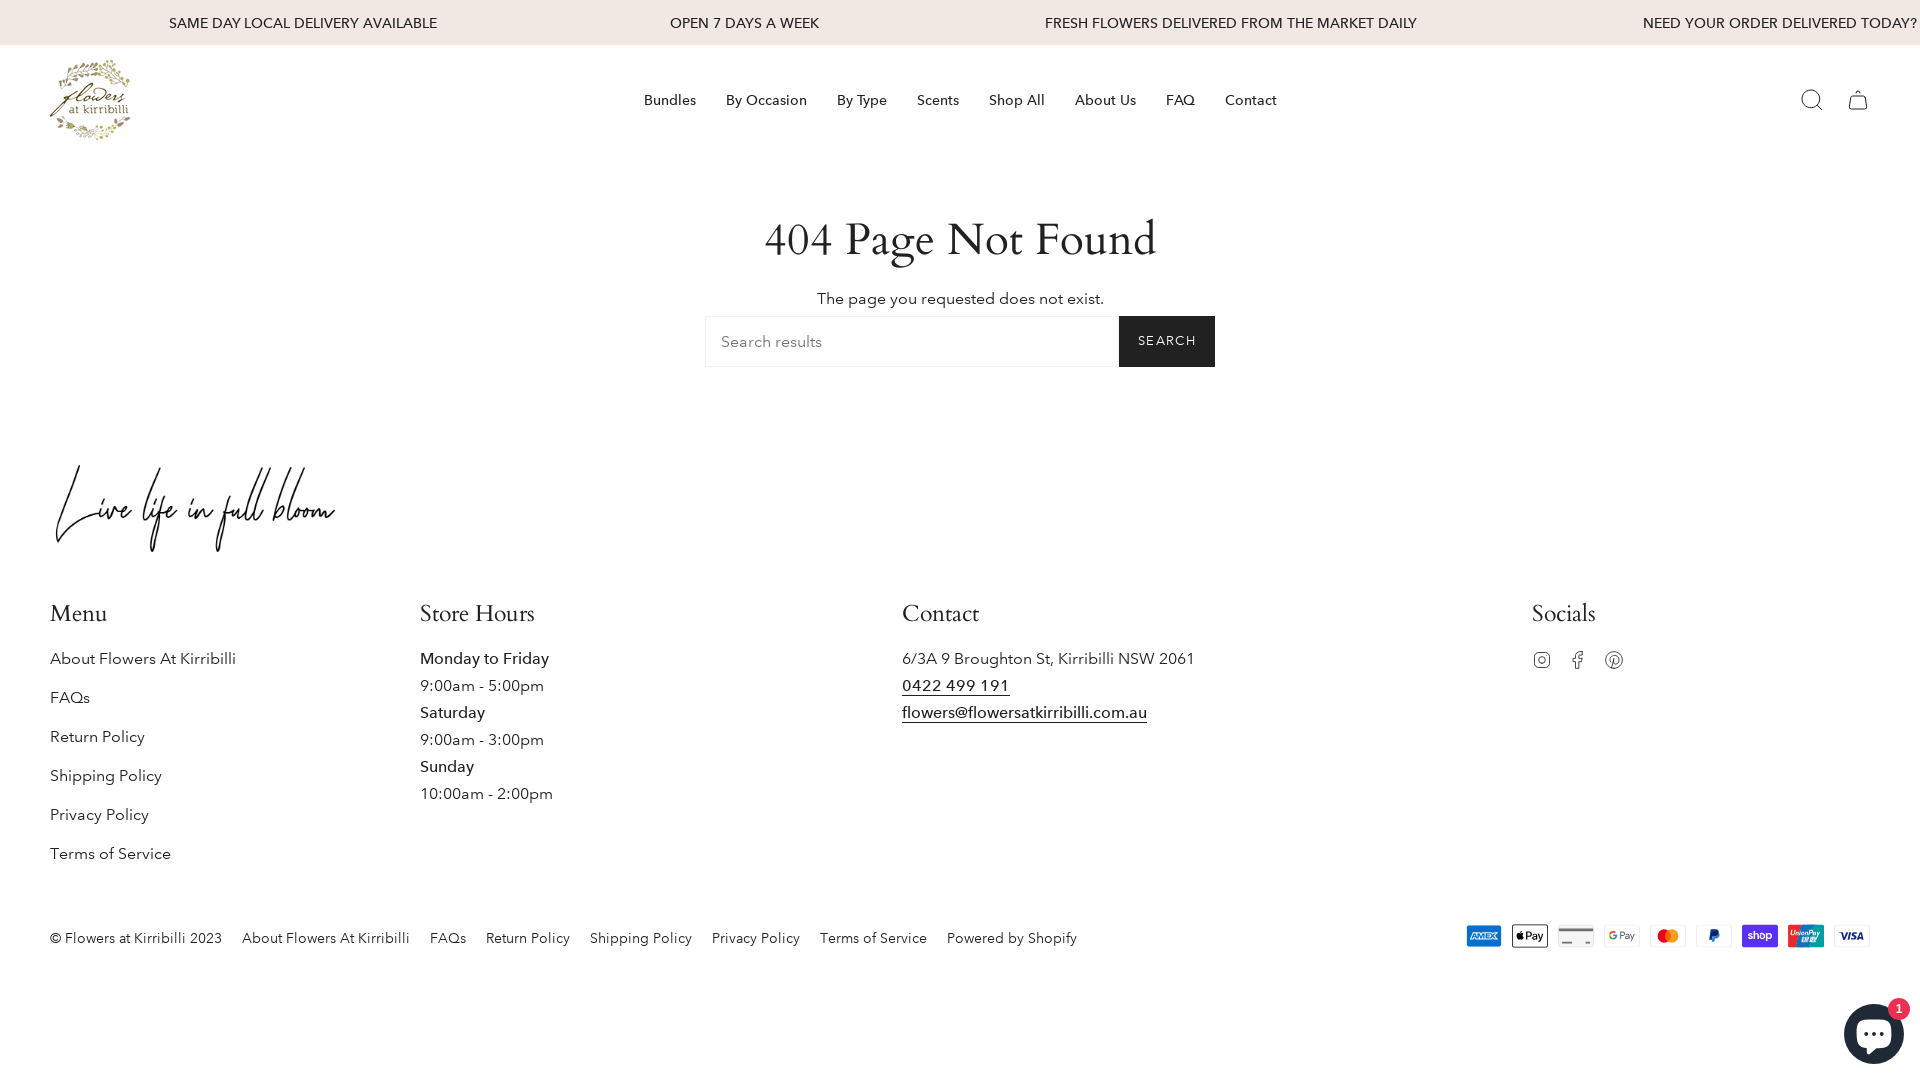  I want to click on 'Privacy Policy', so click(755, 937).